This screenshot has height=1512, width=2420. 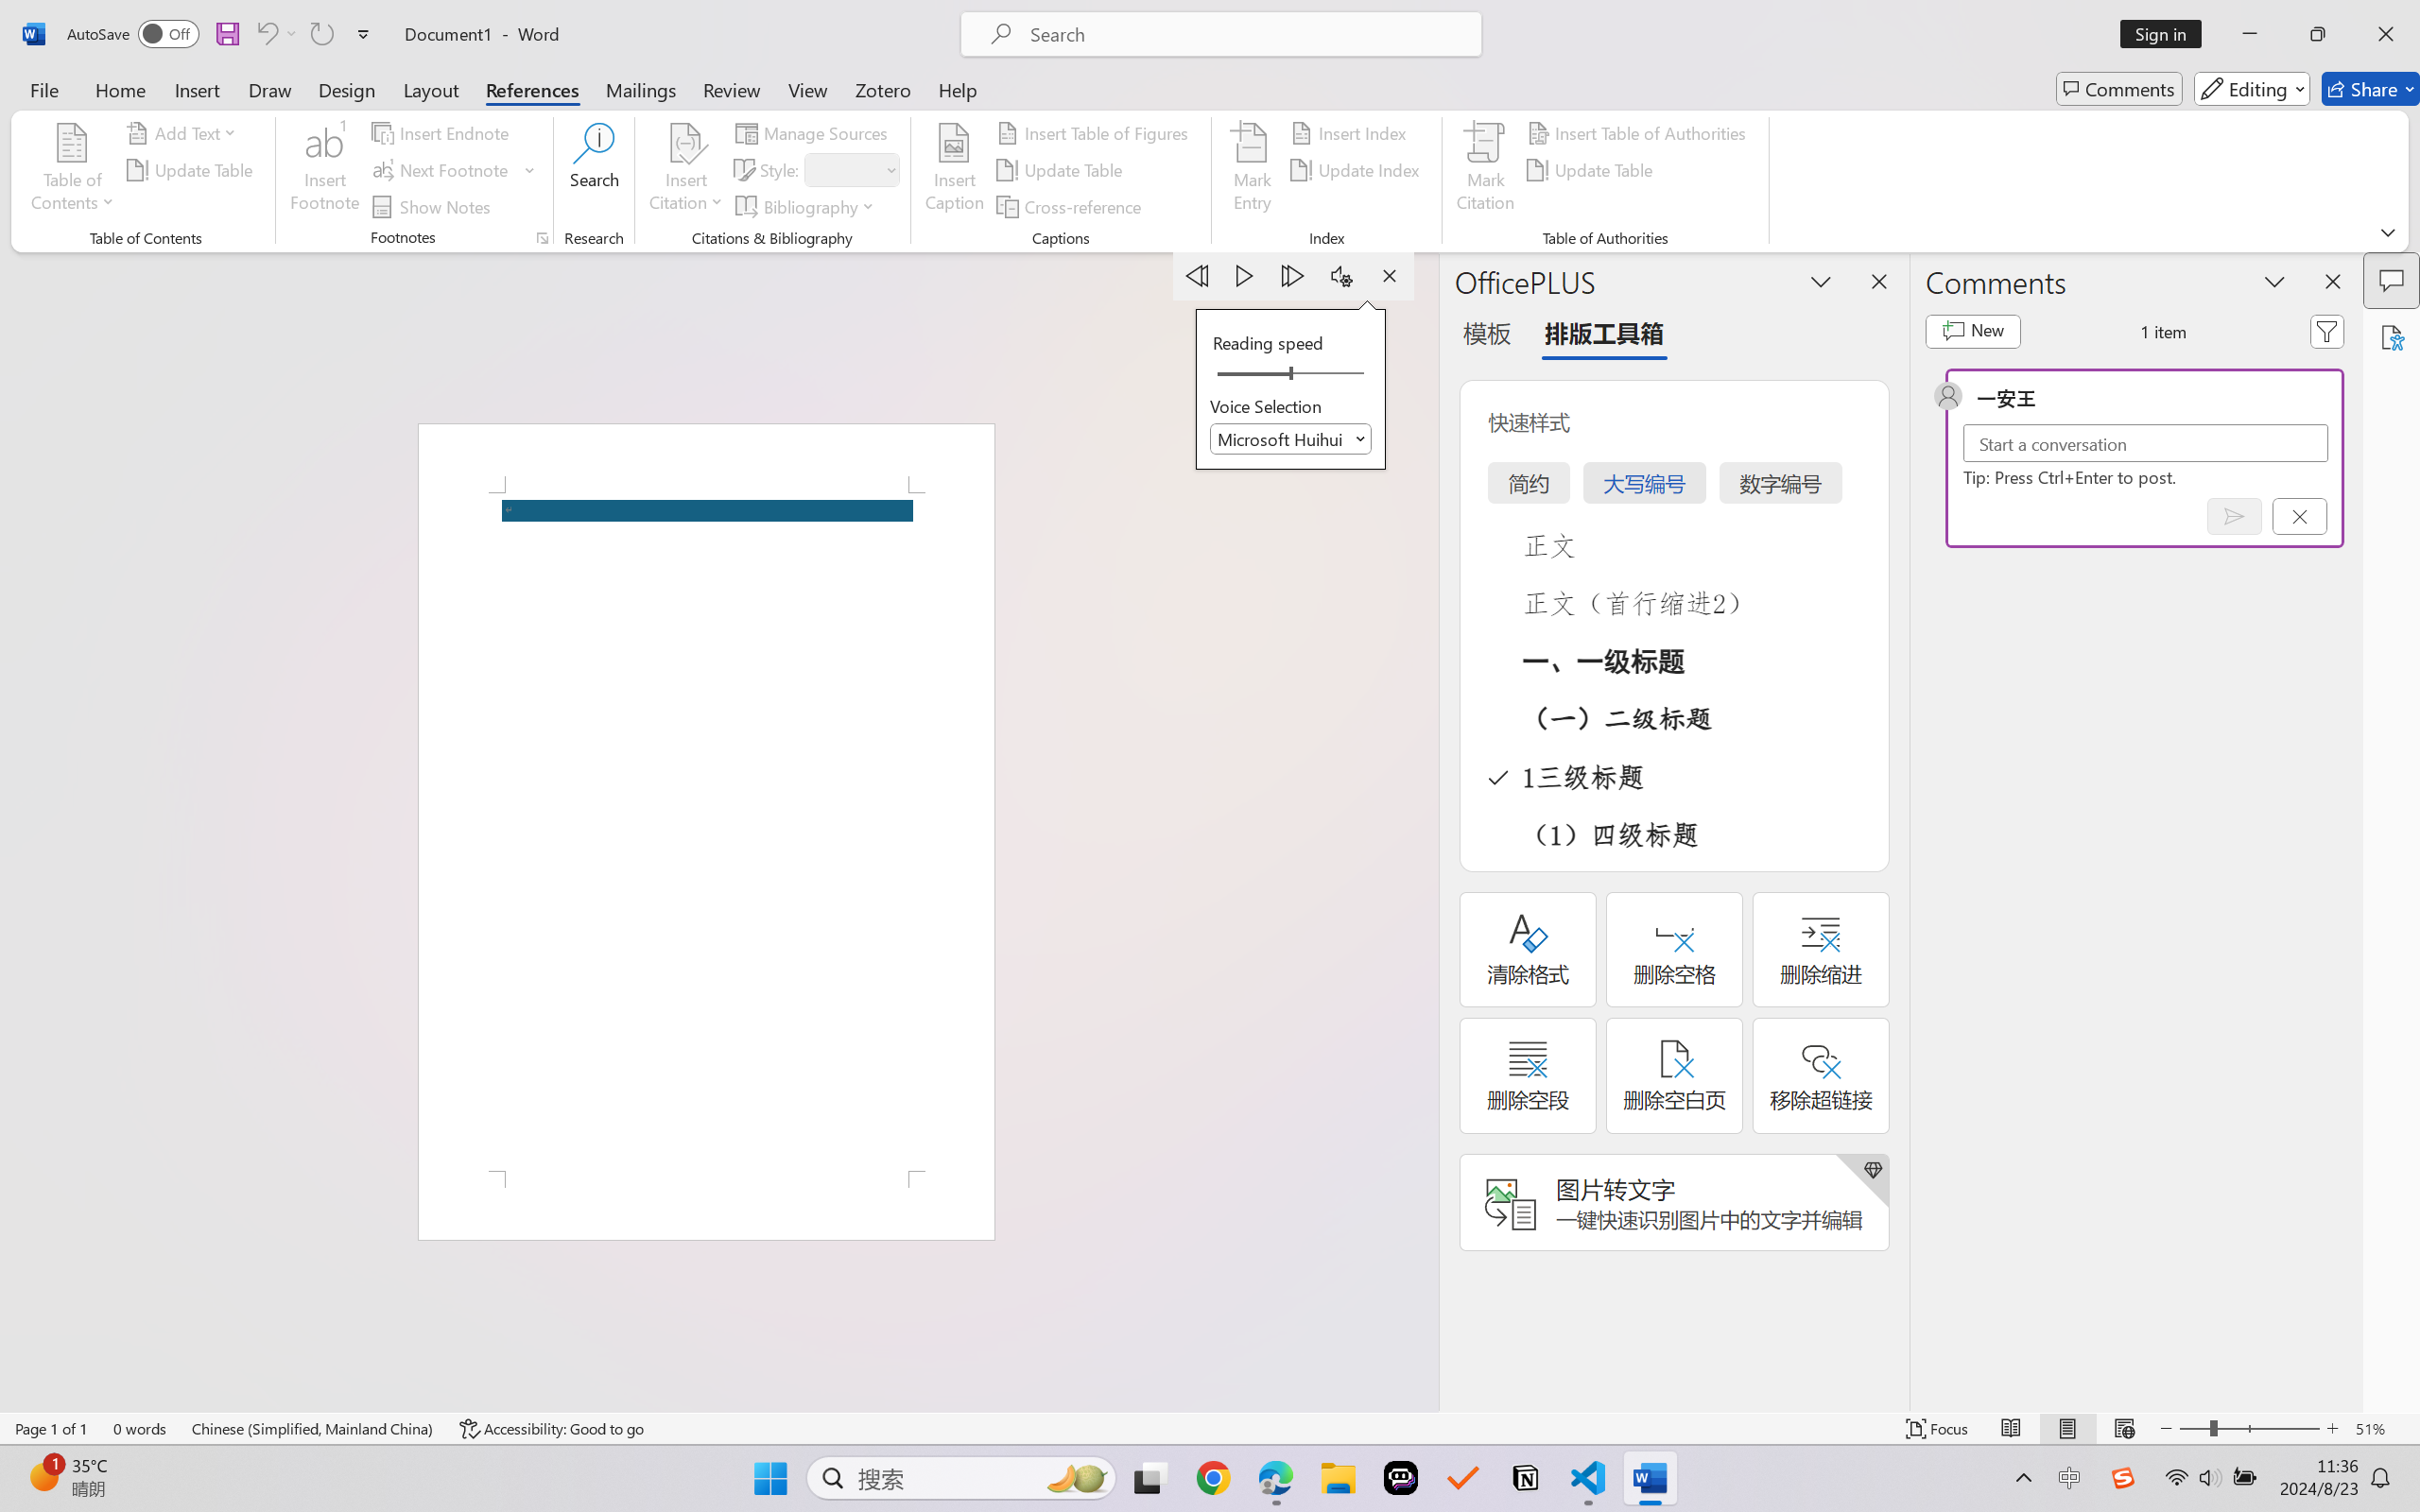 What do you see at coordinates (324, 170) in the screenshot?
I see `'Insert Footnote'` at bounding box center [324, 170].